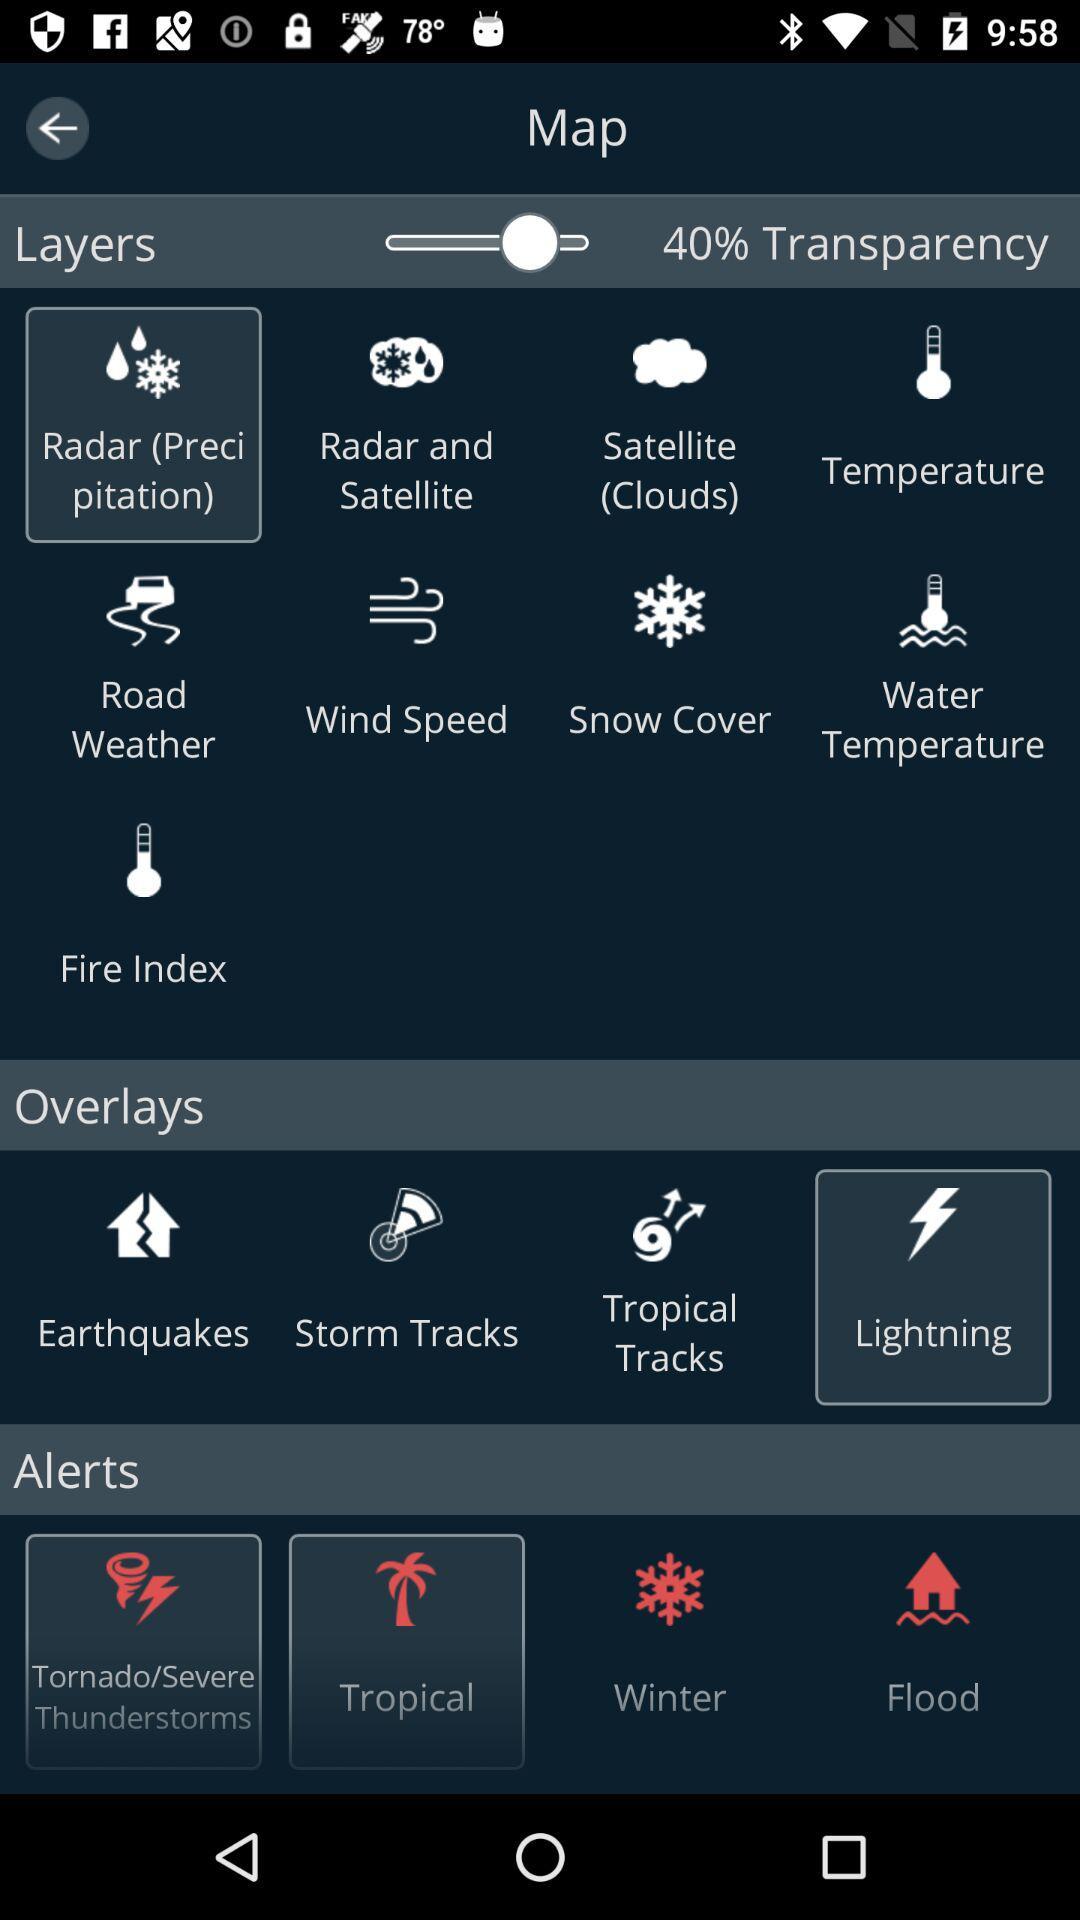  Describe the element at coordinates (56, 127) in the screenshot. I see `the arrow_backward icon` at that location.